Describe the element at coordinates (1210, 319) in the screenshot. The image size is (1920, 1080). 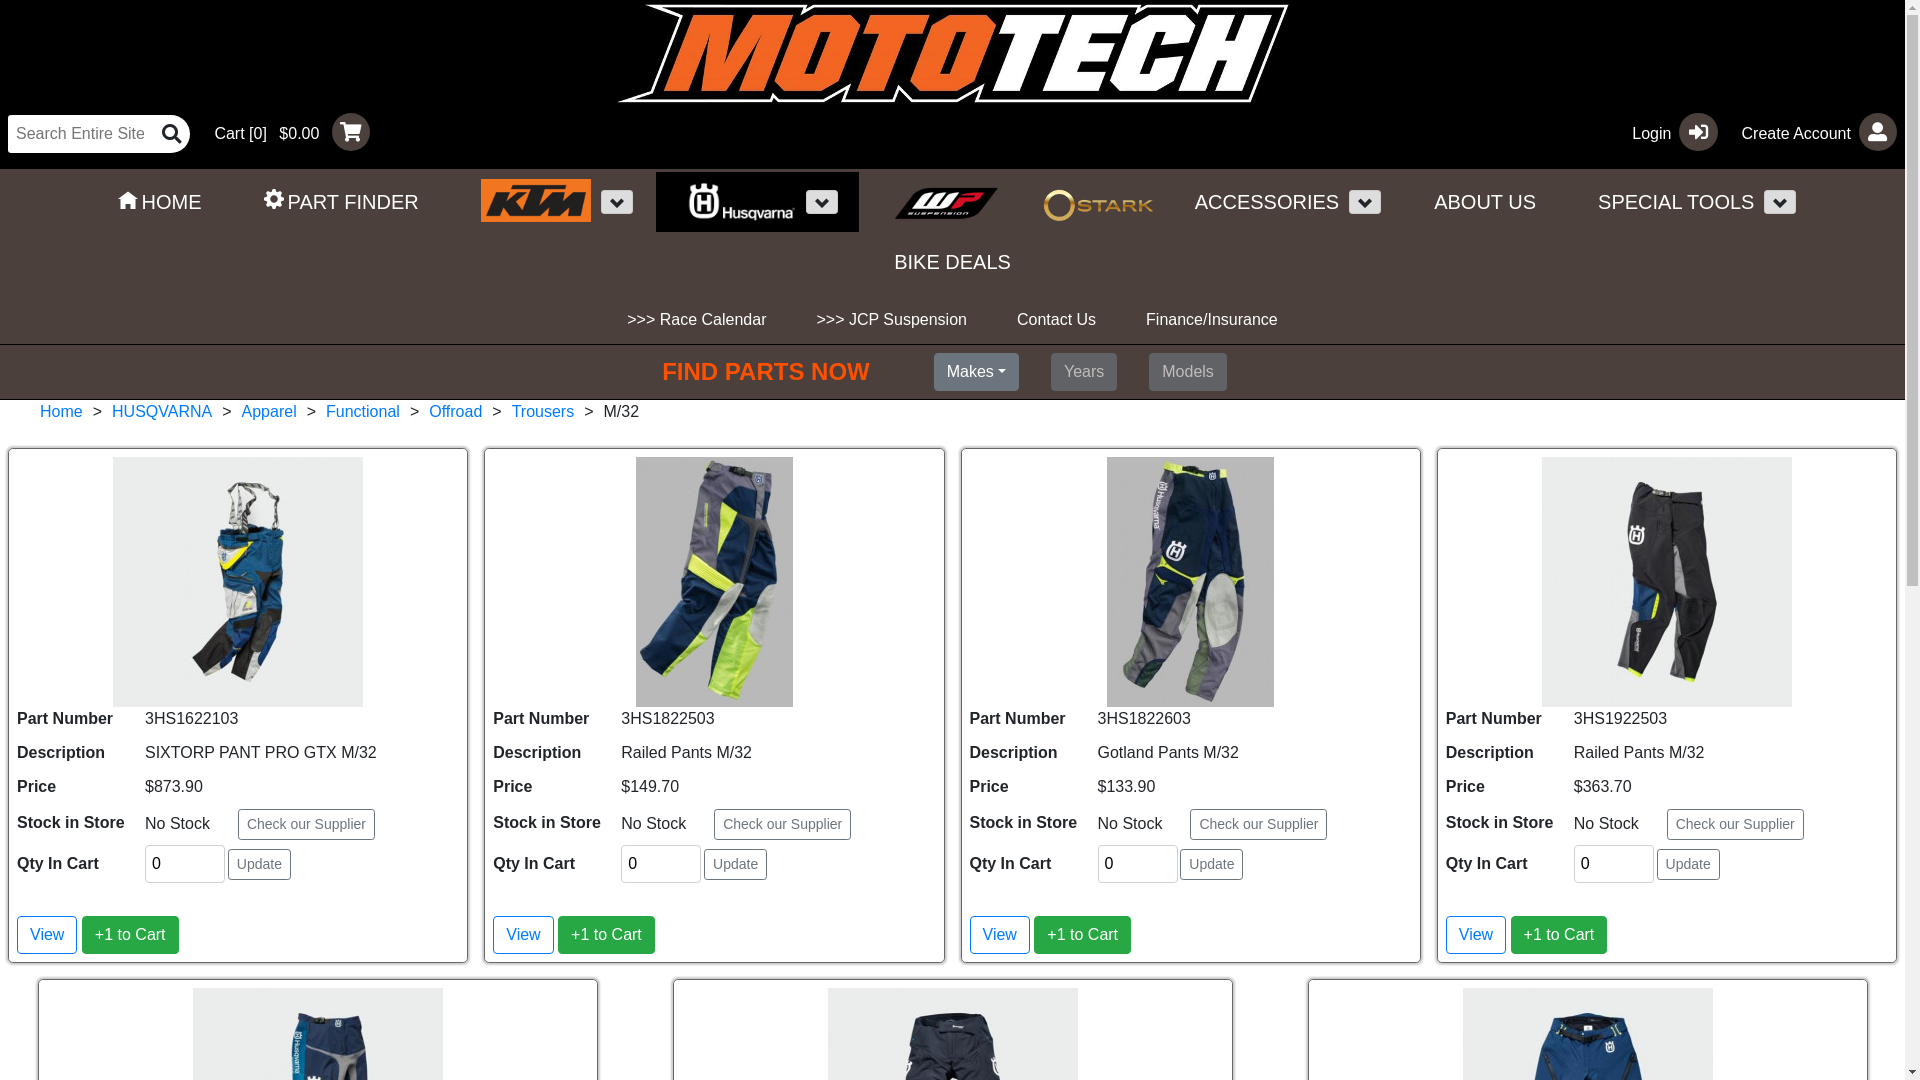
I see `'Finance/Insurance'` at that location.